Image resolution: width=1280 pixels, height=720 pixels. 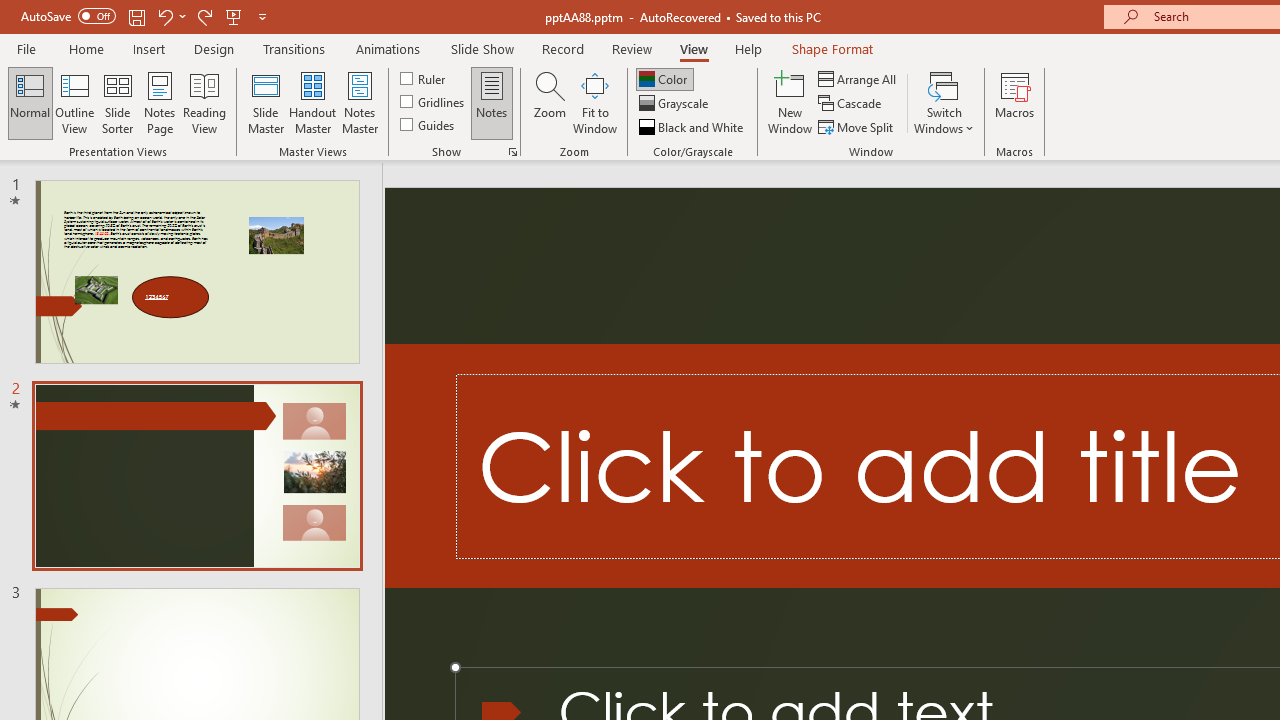 I want to click on 'Slide Master', so click(x=264, y=103).